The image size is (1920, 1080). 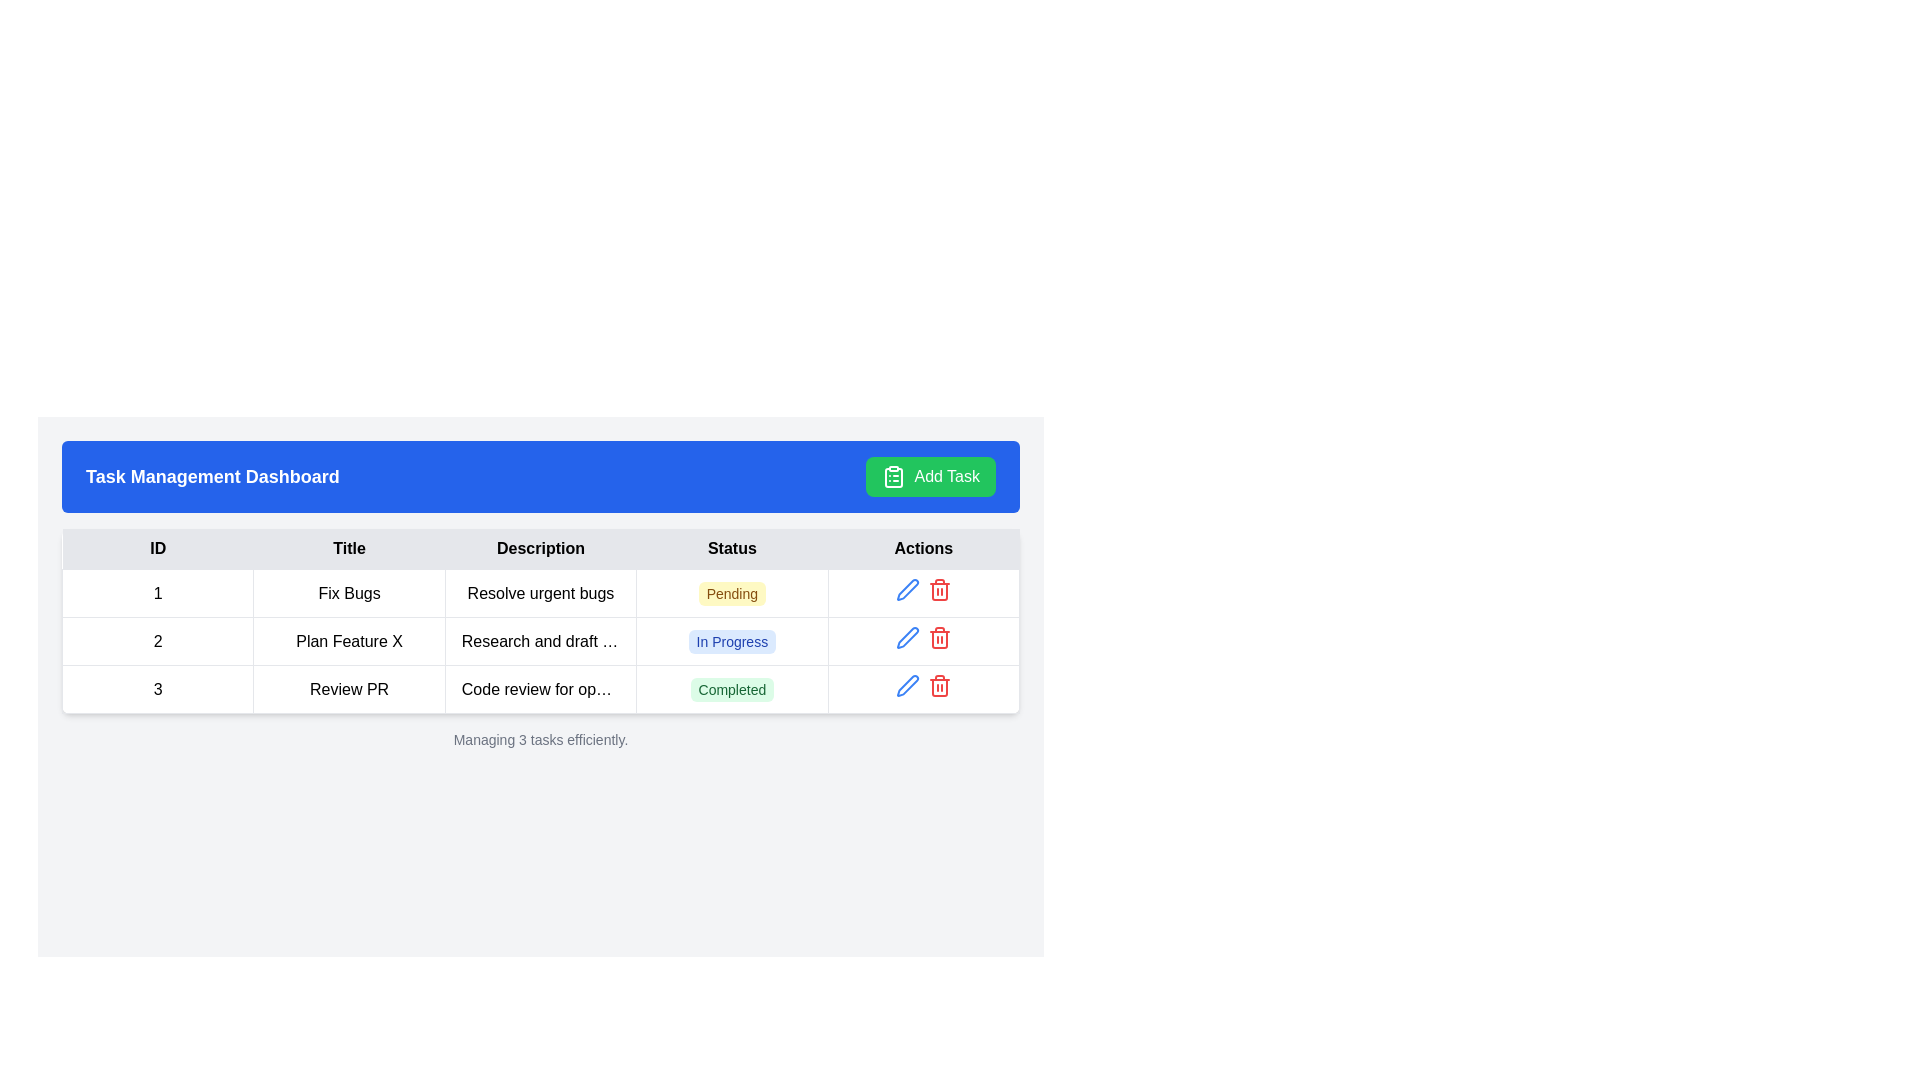 What do you see at coordinates (541, 592) in the screenshot?
I see `the first row of the table that displays details about a specific task, located above the rows for 'Plan Feature X' and 'Review PR'` at bounding box center [541, 592].